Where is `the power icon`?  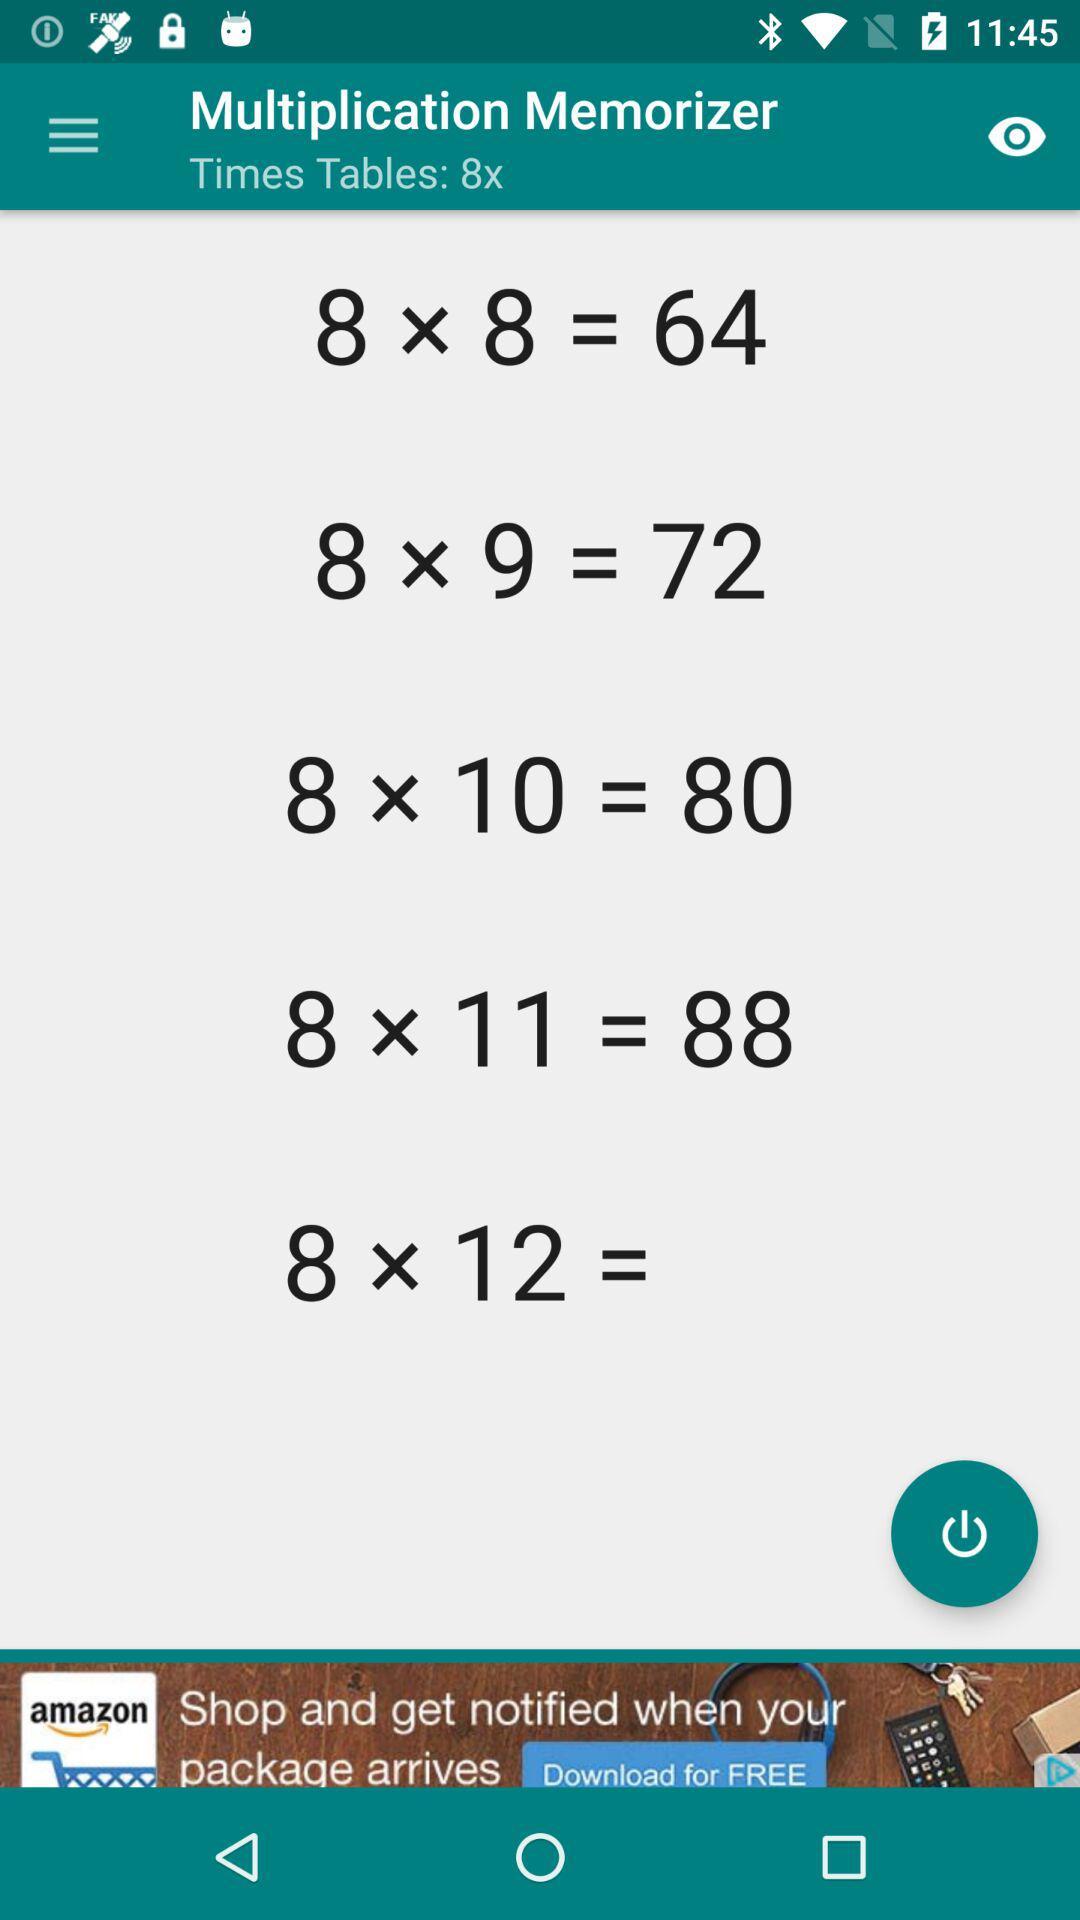 the power icon is located at coordinates (963, 1532).